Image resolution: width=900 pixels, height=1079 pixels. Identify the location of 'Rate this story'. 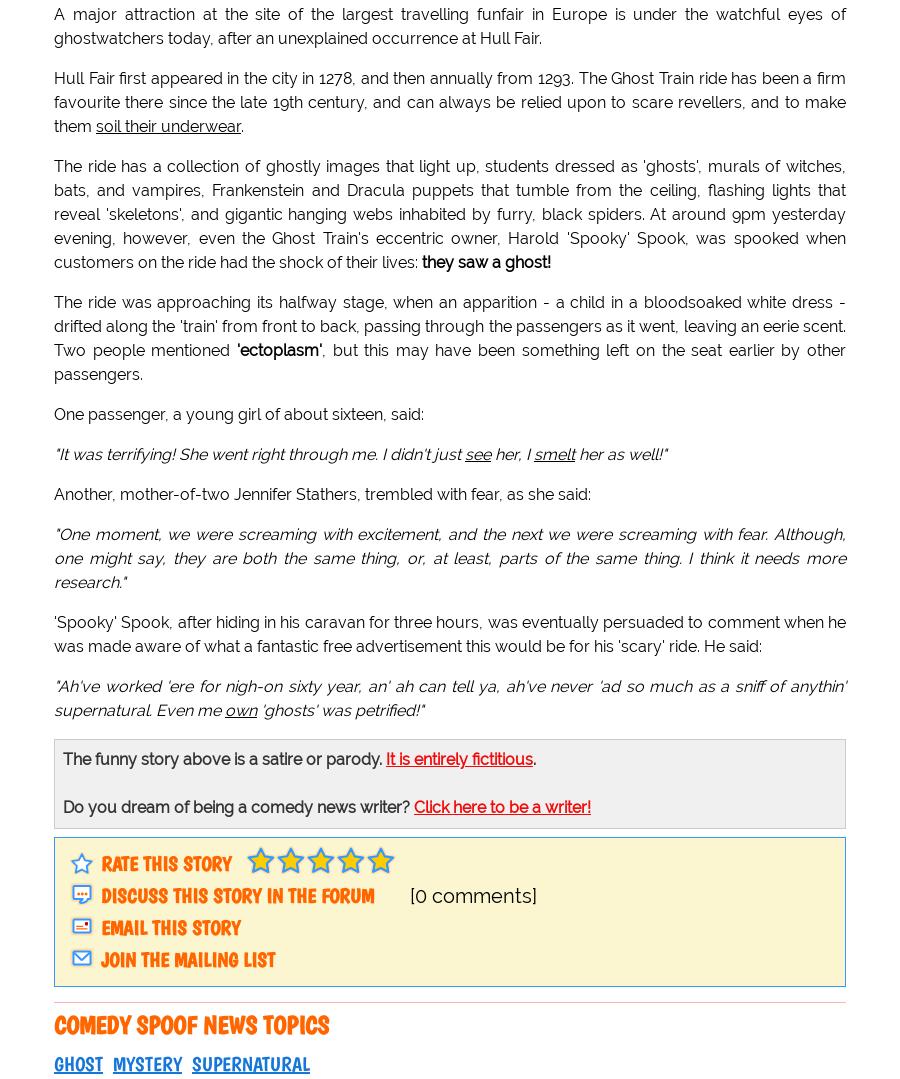
(165, 863).